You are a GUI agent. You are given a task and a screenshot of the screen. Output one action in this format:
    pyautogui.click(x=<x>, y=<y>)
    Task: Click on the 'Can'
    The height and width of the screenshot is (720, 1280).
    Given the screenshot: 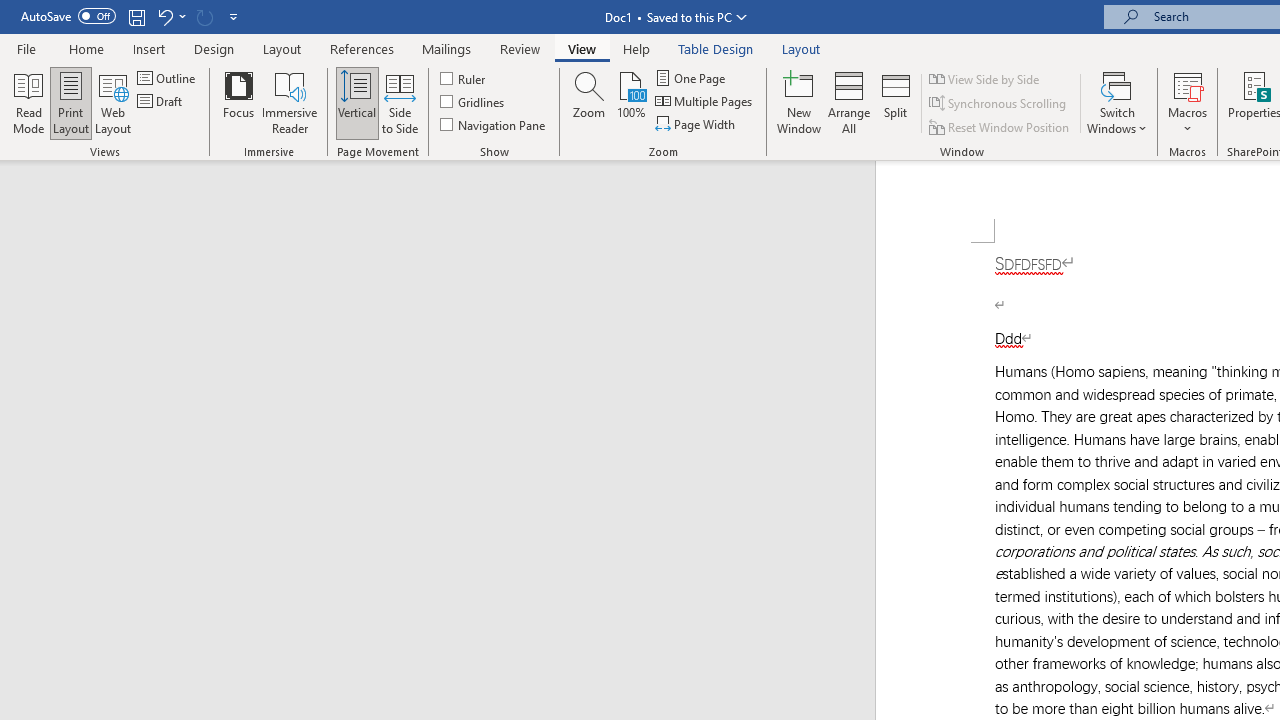 What is the action you would take?
    pyautogui.click(x=204, y=16)
    